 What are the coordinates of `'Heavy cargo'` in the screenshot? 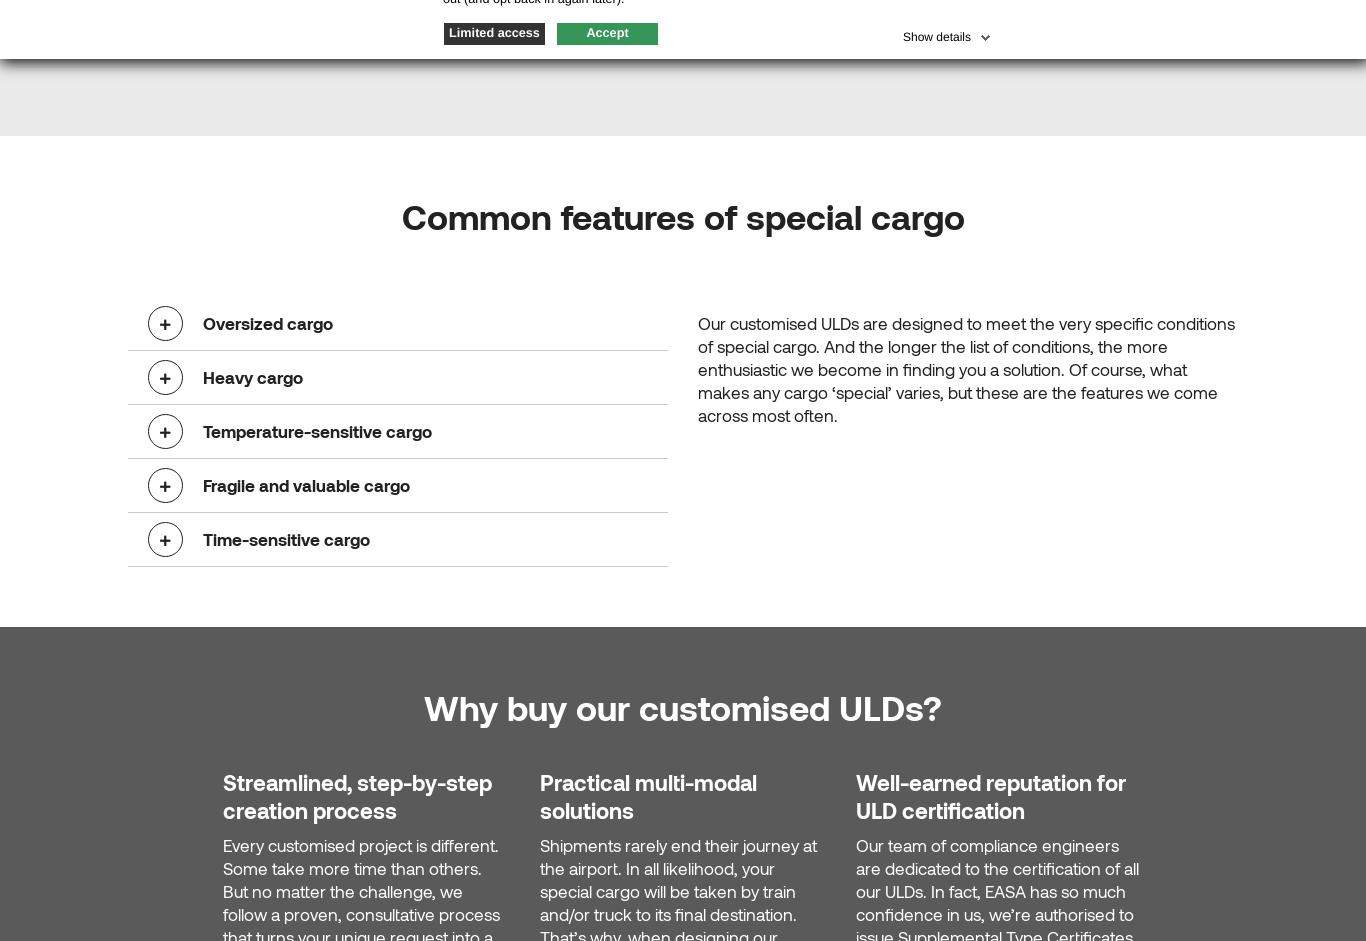 It's located at (252, 376).